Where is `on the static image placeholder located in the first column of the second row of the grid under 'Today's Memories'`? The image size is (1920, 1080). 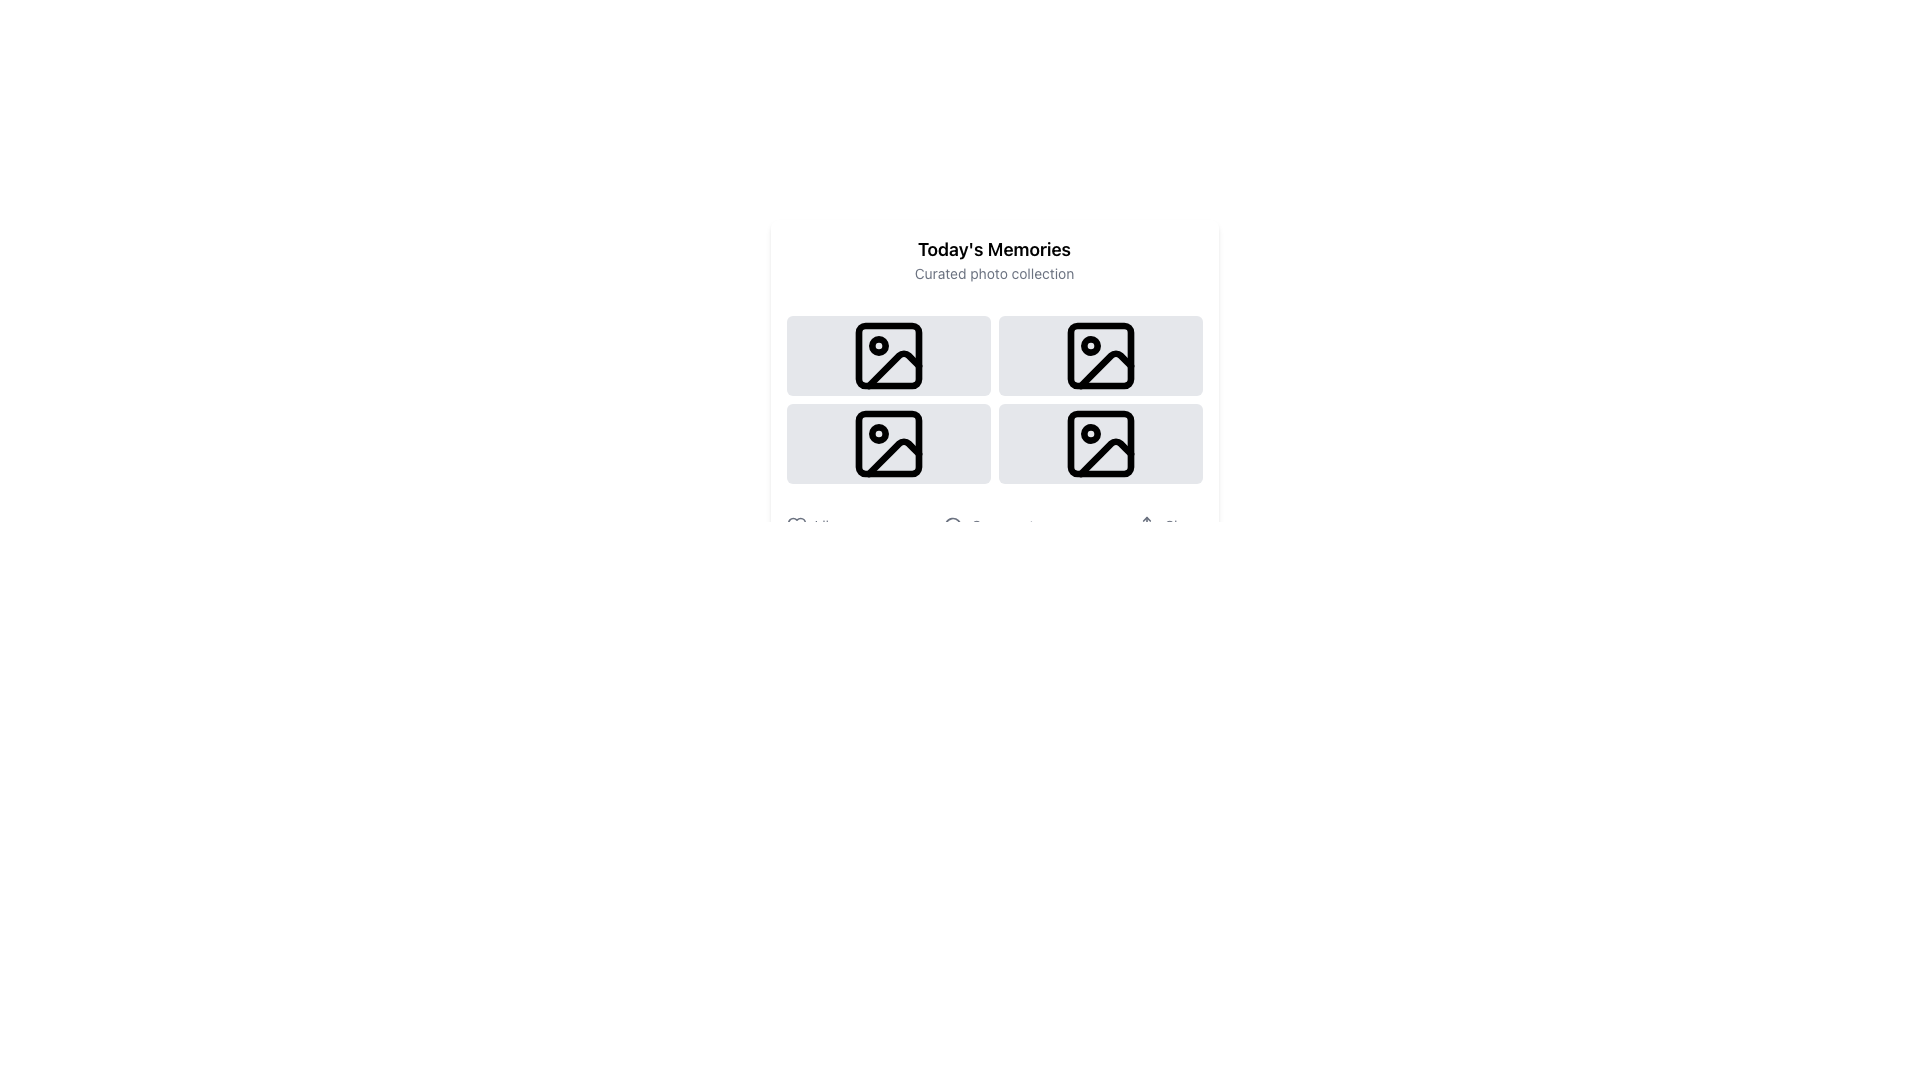 on the static image placeholder located in the first column of the second row of the grid under 'Today's Memories' is located at coordinates (887, 442).